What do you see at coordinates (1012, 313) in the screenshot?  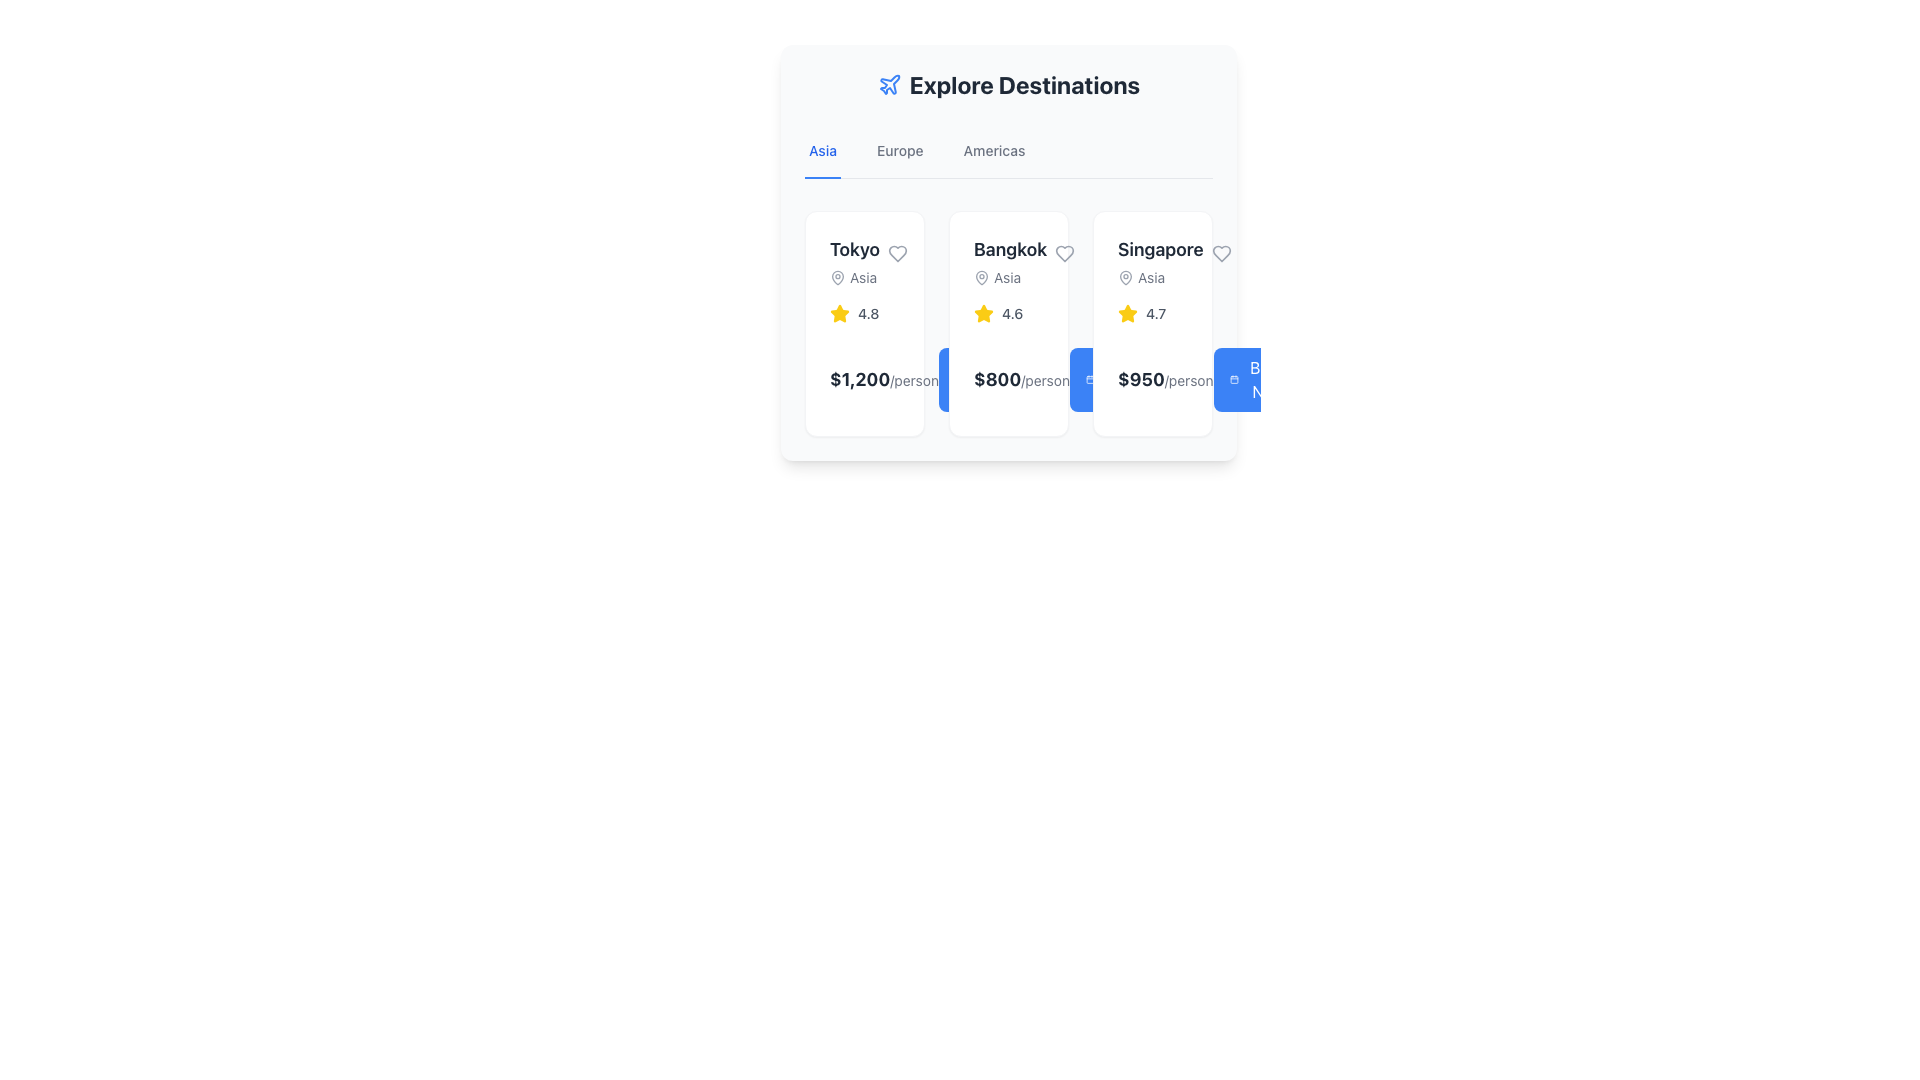 I see `the text label displaying the value '4.6', which is adjacent` at bounding box center [1012, 313].